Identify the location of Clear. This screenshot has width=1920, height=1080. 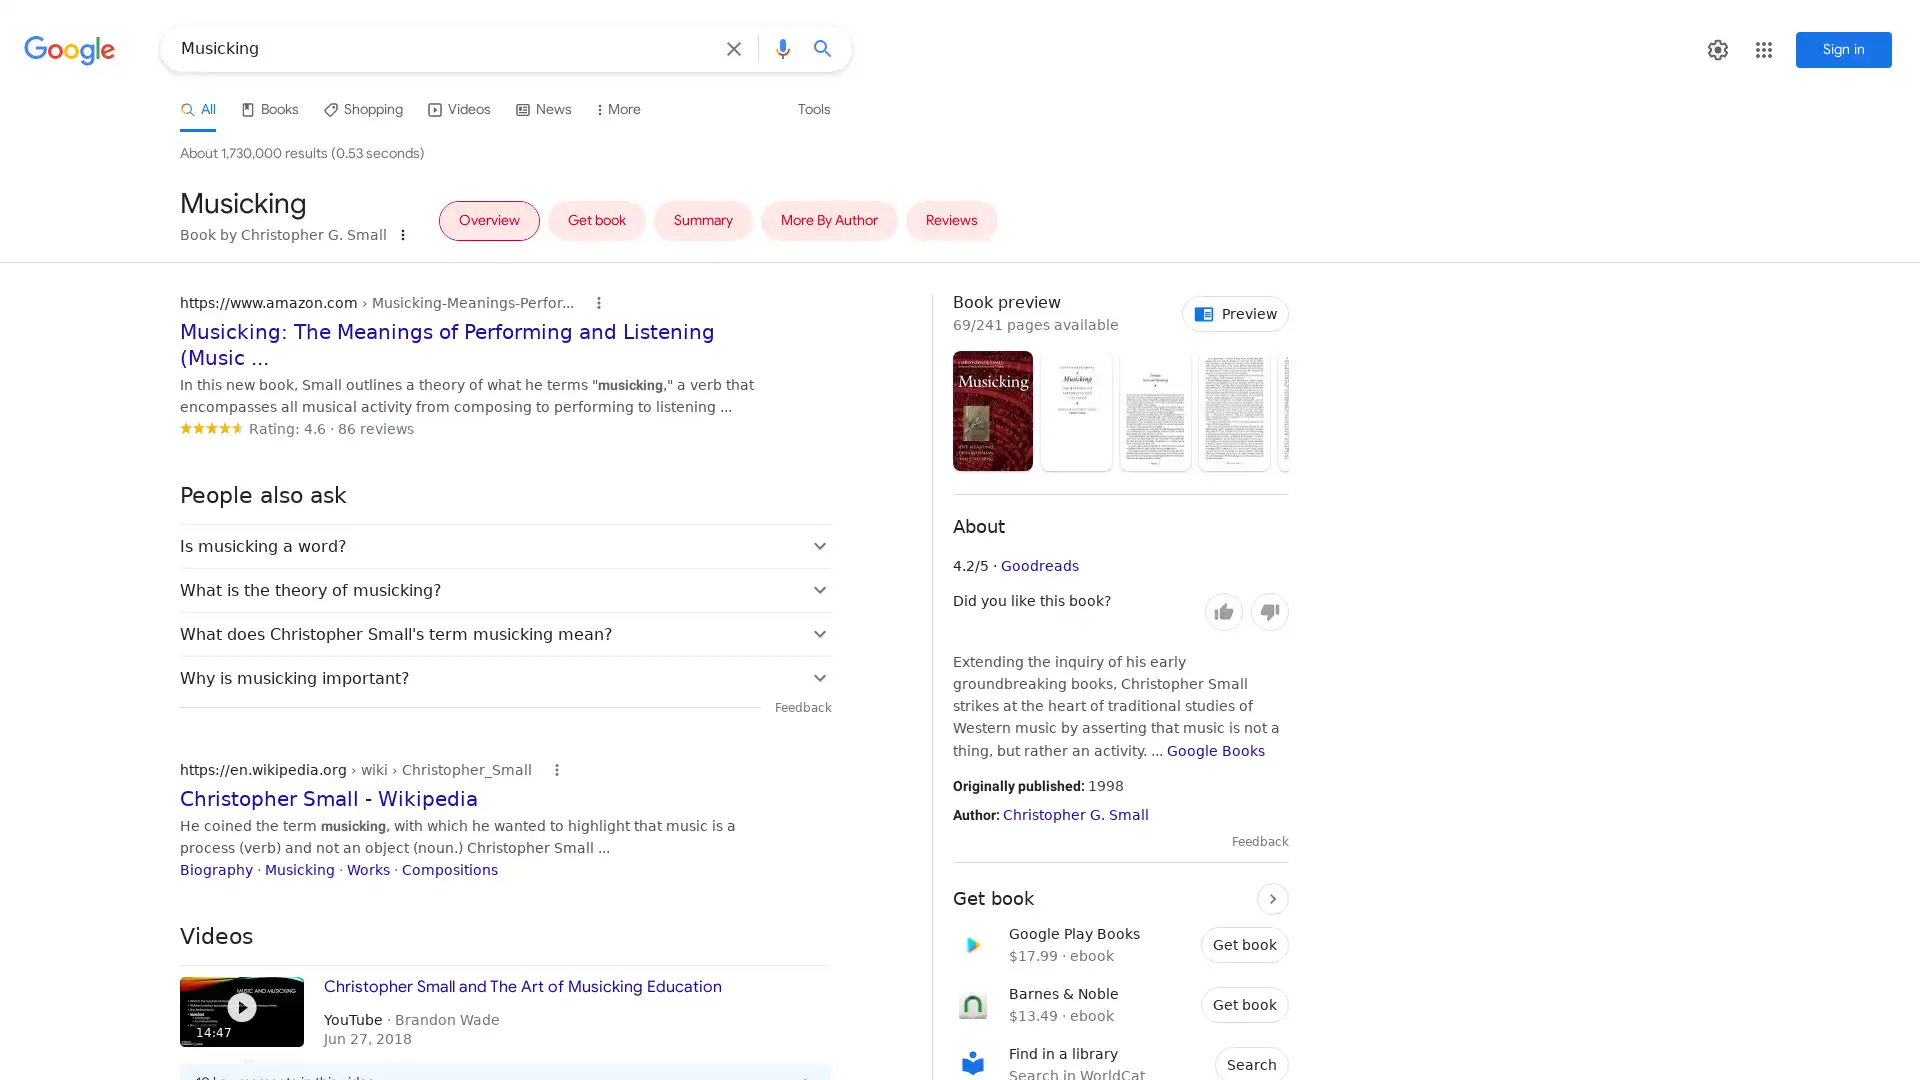
(733, 48).